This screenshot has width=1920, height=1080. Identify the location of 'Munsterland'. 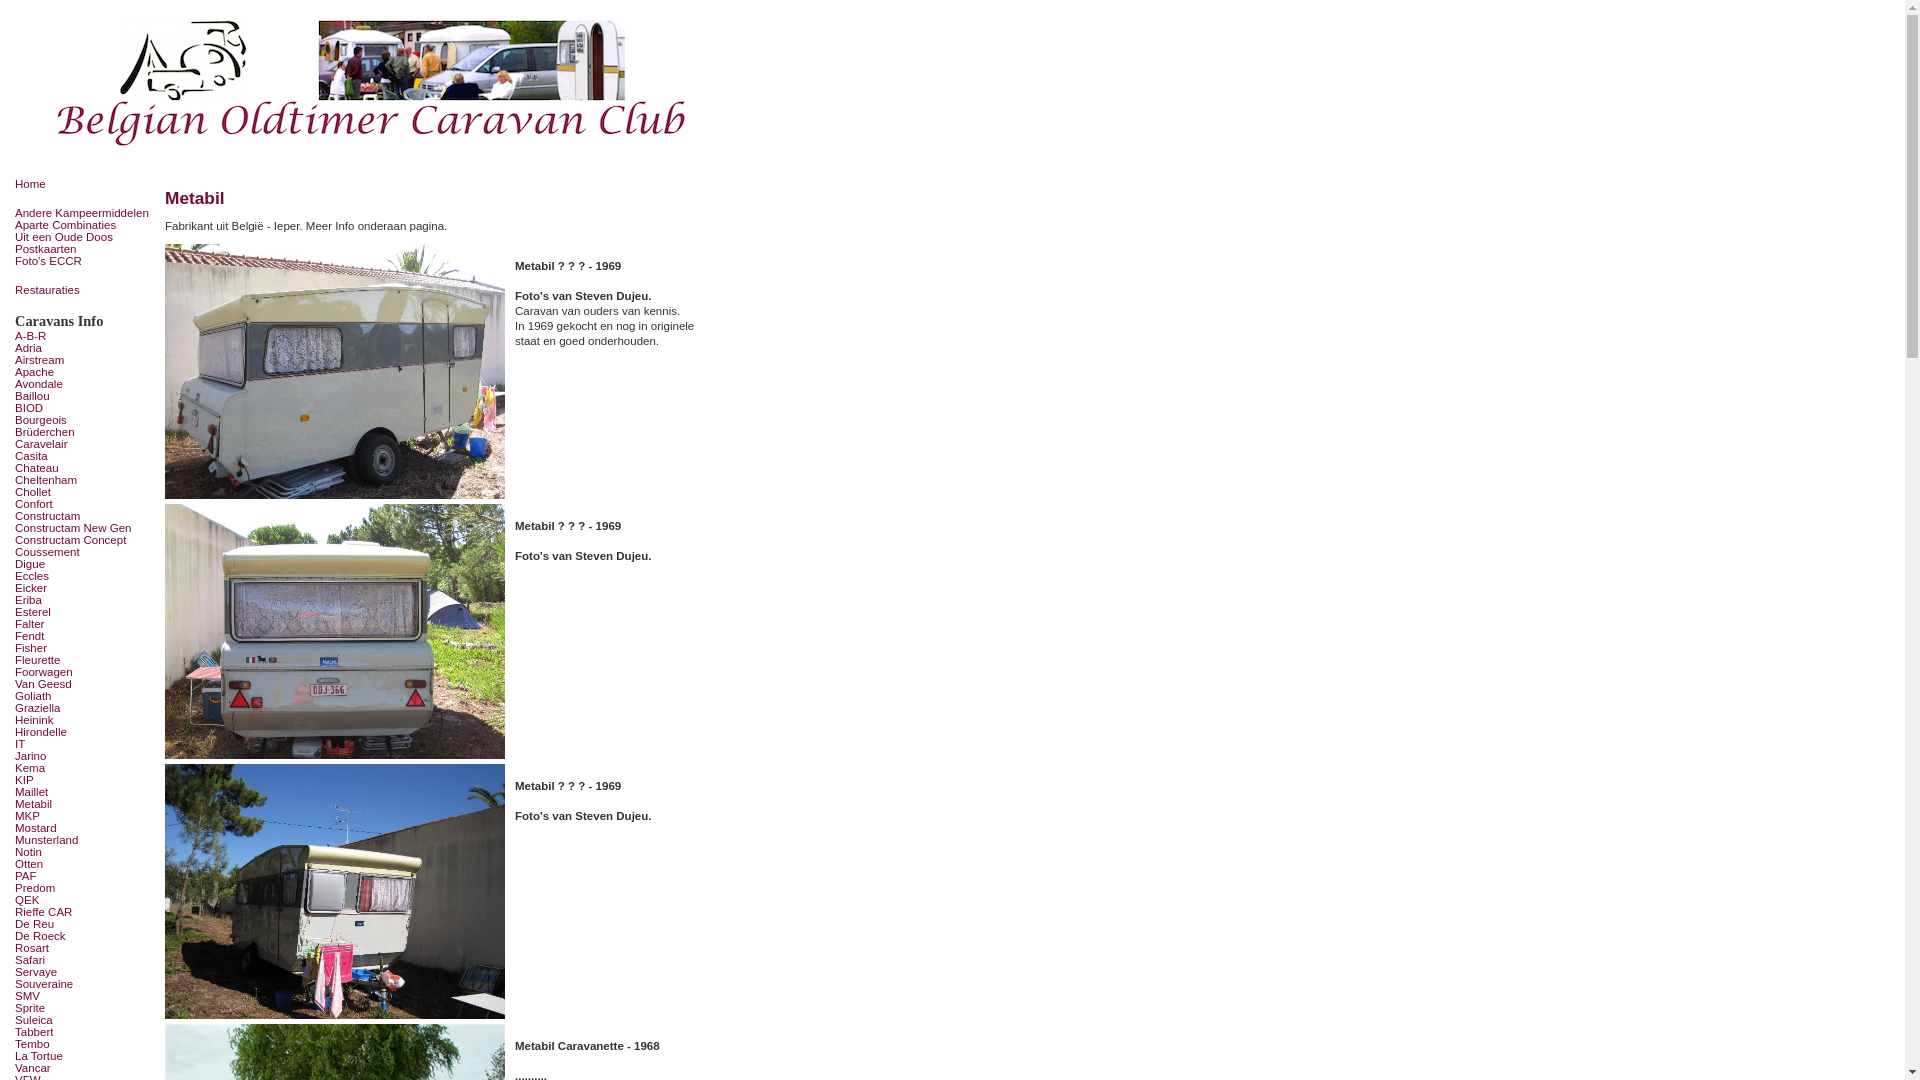
(14, 840).